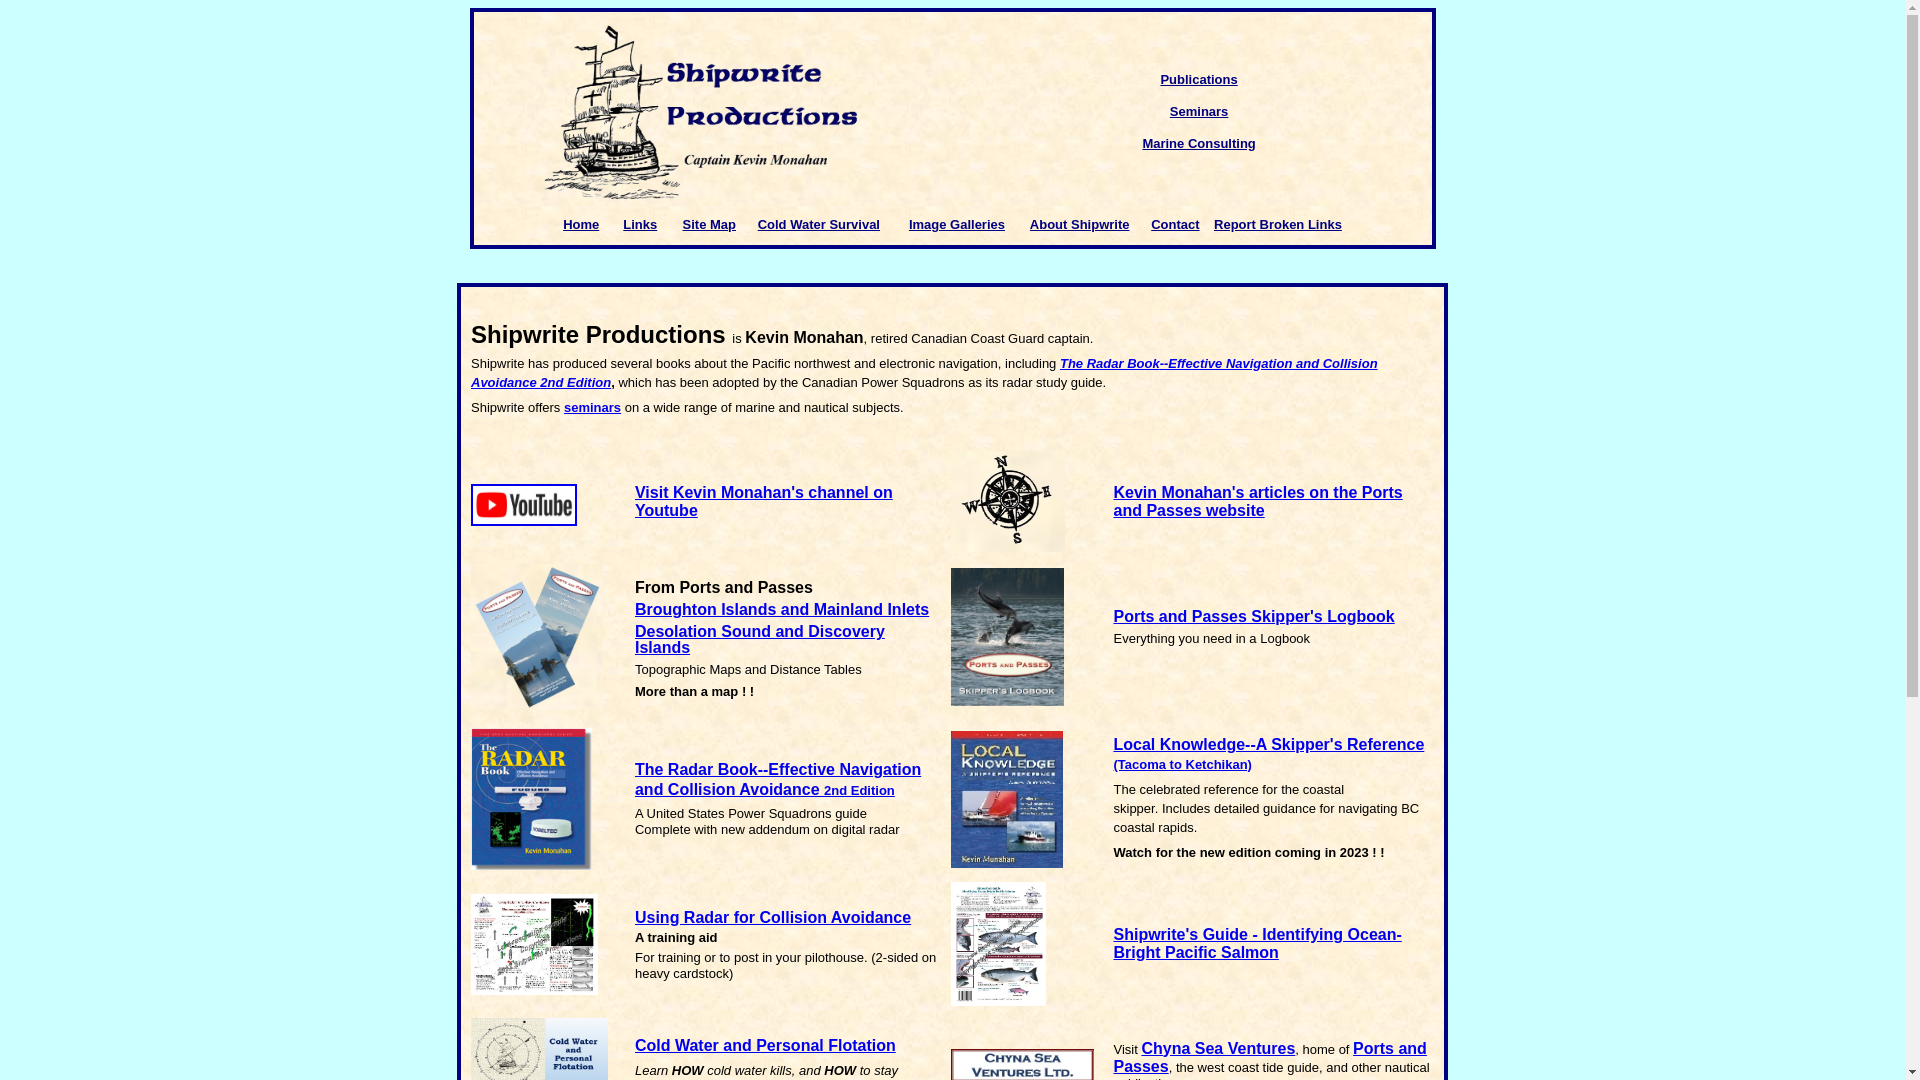 The image size is (1920, 1080). Describe the element at coordinates (1276, 224) in the screenshot. I see `'Report Broken Links'` at that location.